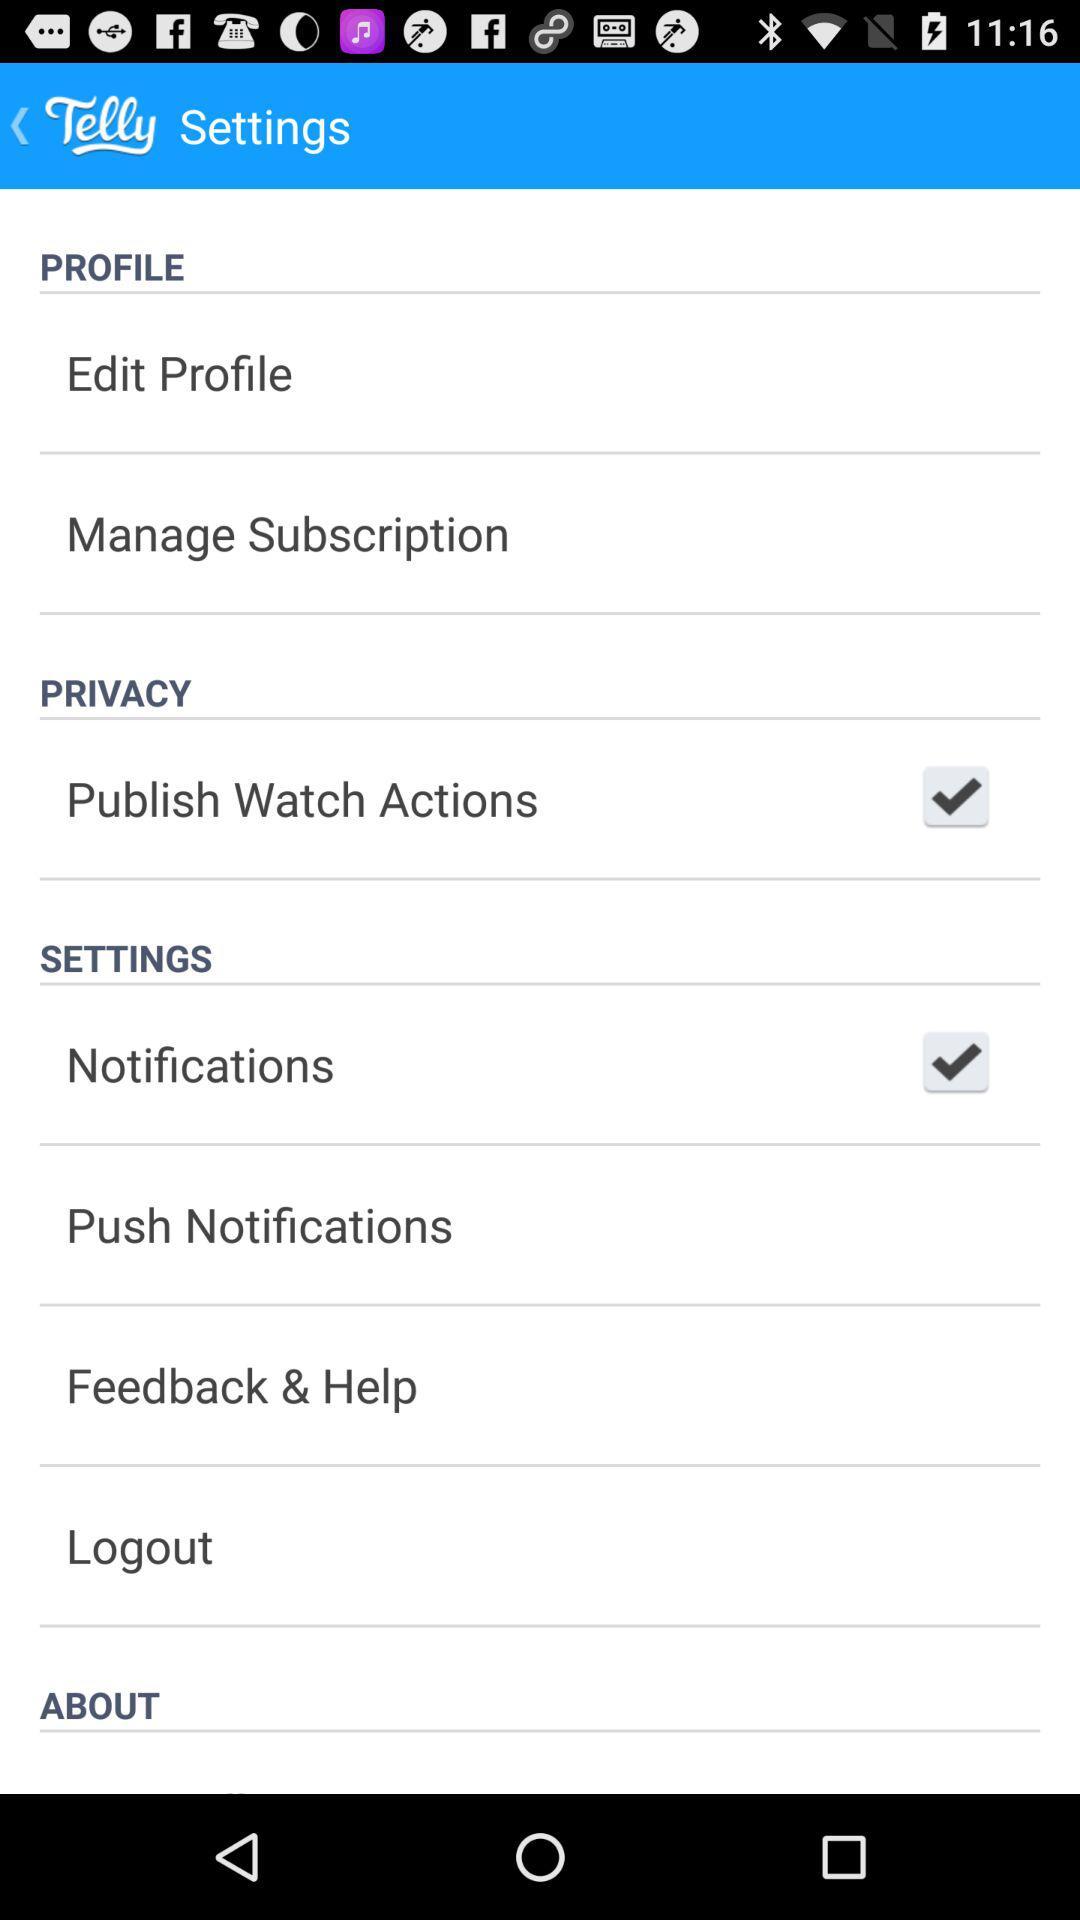  I want to click on publish watch actions, so click(955, 797).